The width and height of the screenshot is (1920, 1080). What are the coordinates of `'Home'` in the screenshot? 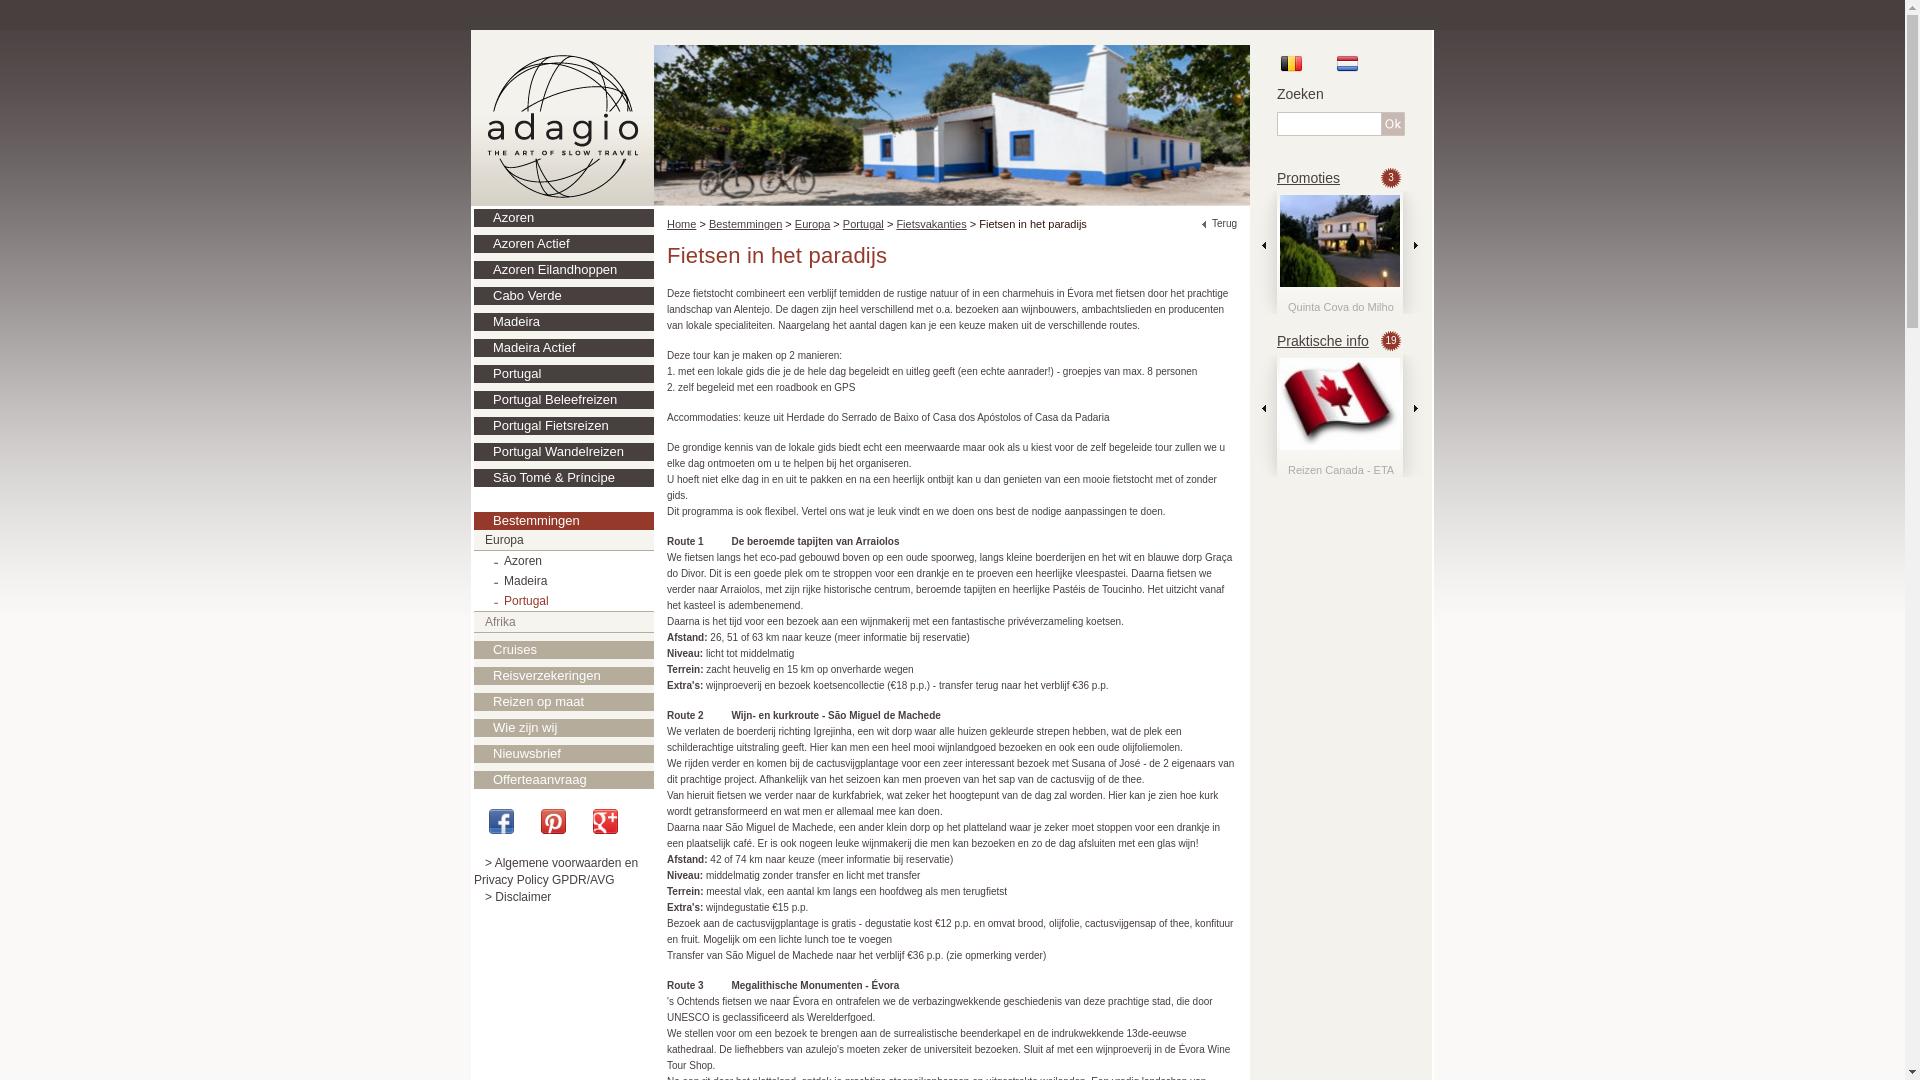 It's located at (681, 223).